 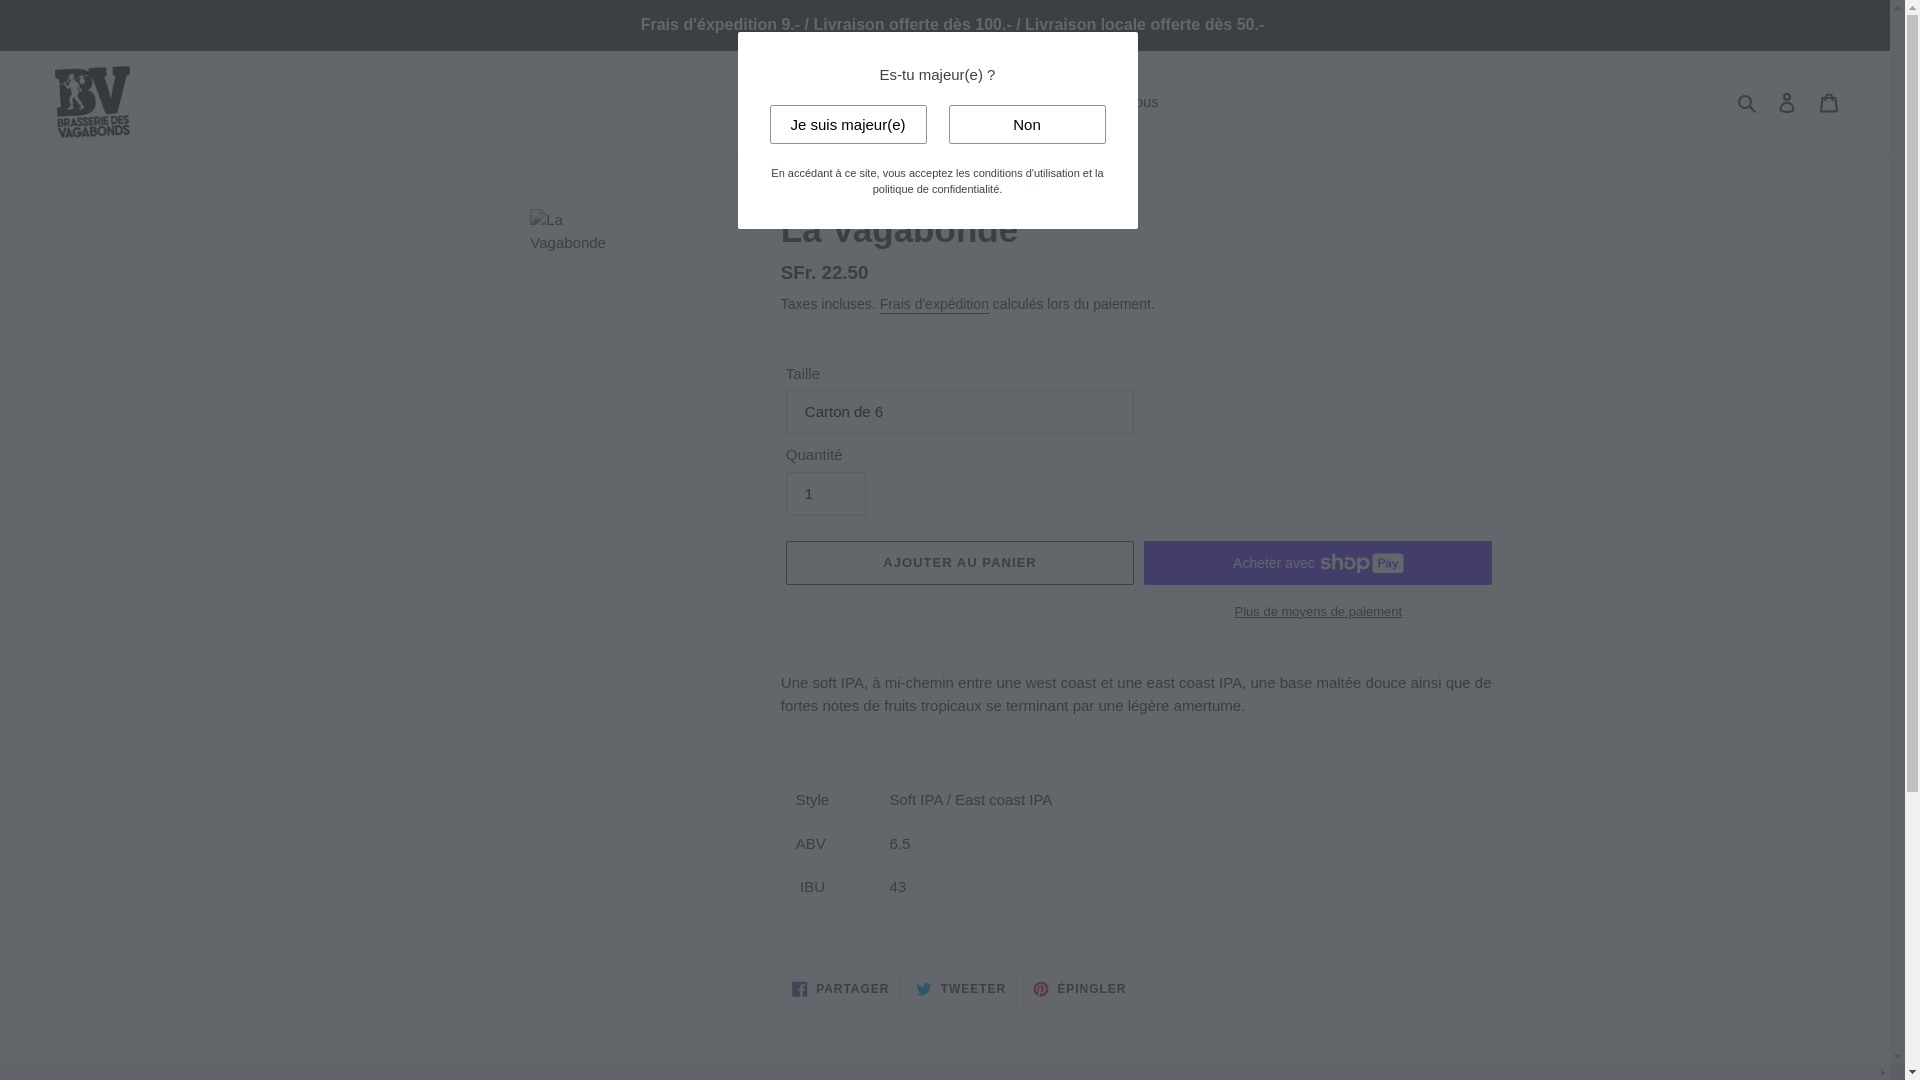 I want to click on 'Se connecter', so click(x=1766, y=102).